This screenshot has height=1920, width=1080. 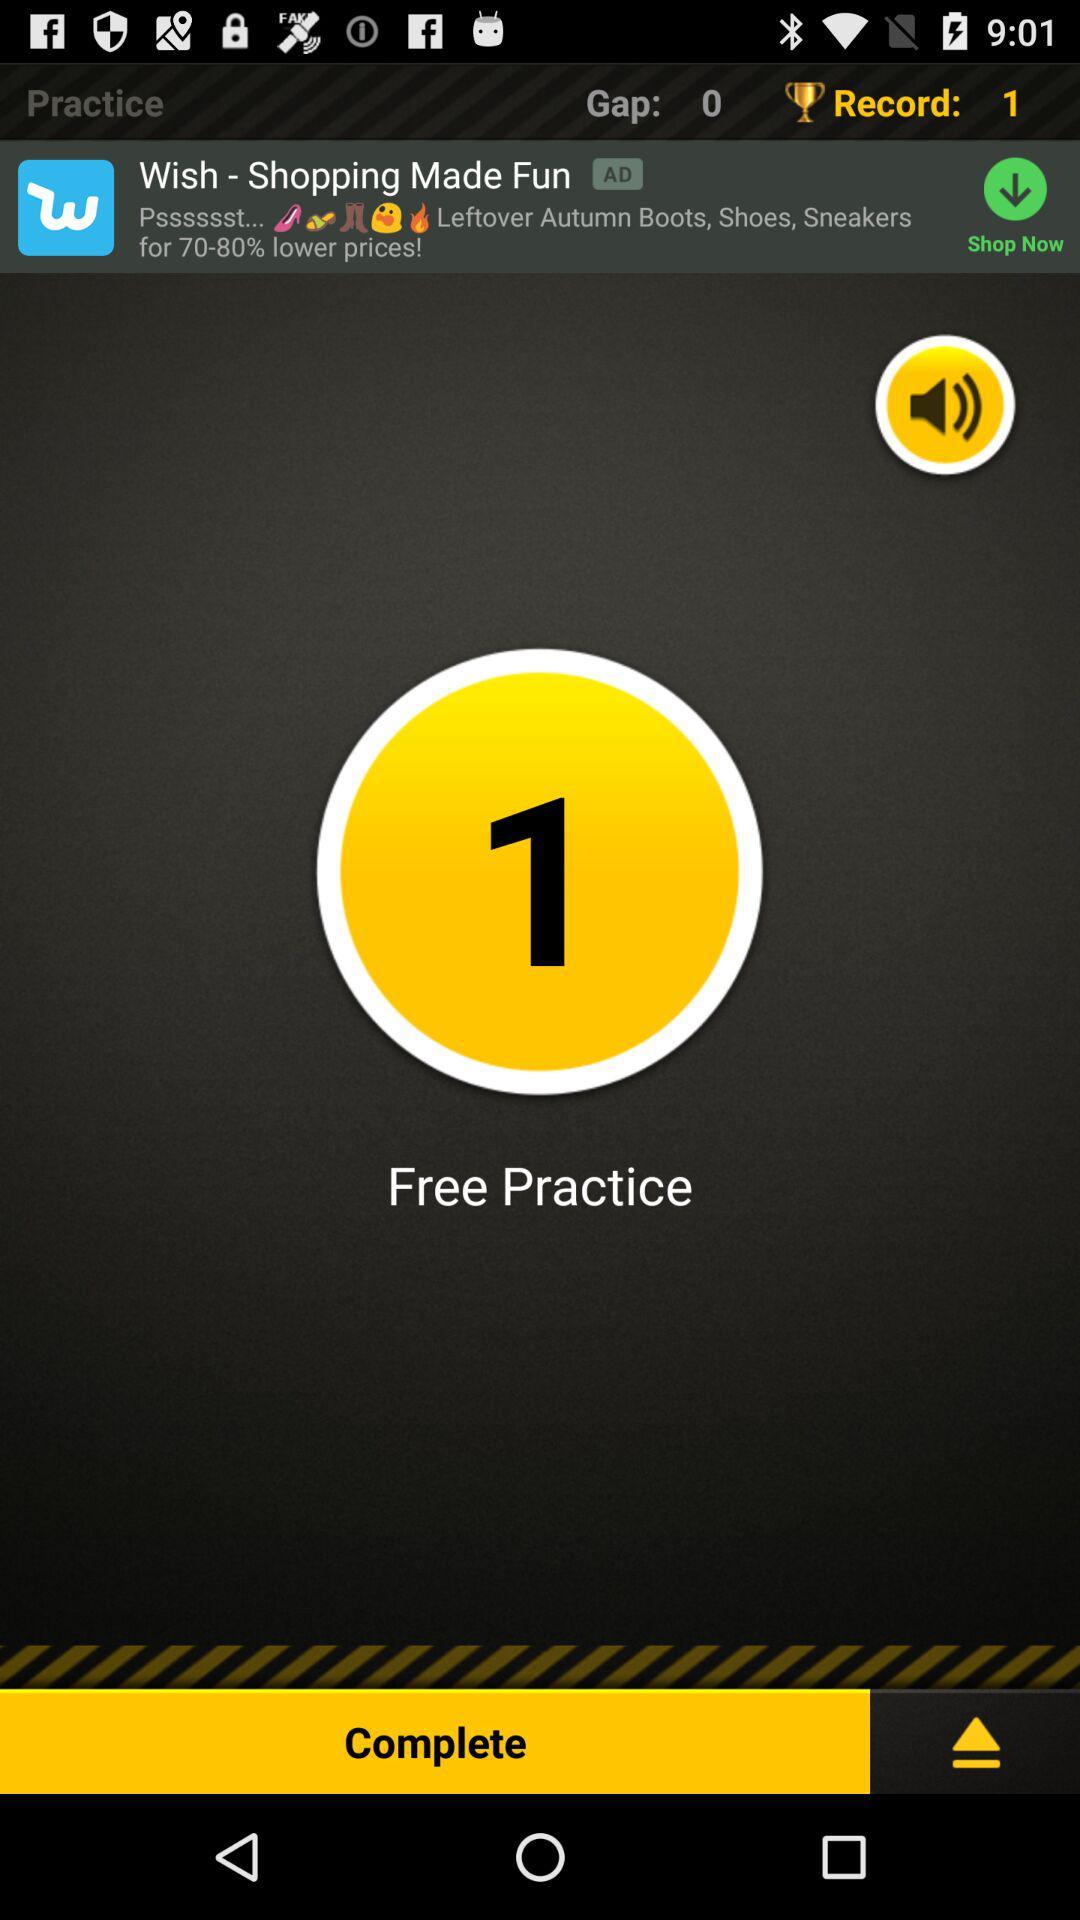 I want to click on sound, so click(x=945, y=406).